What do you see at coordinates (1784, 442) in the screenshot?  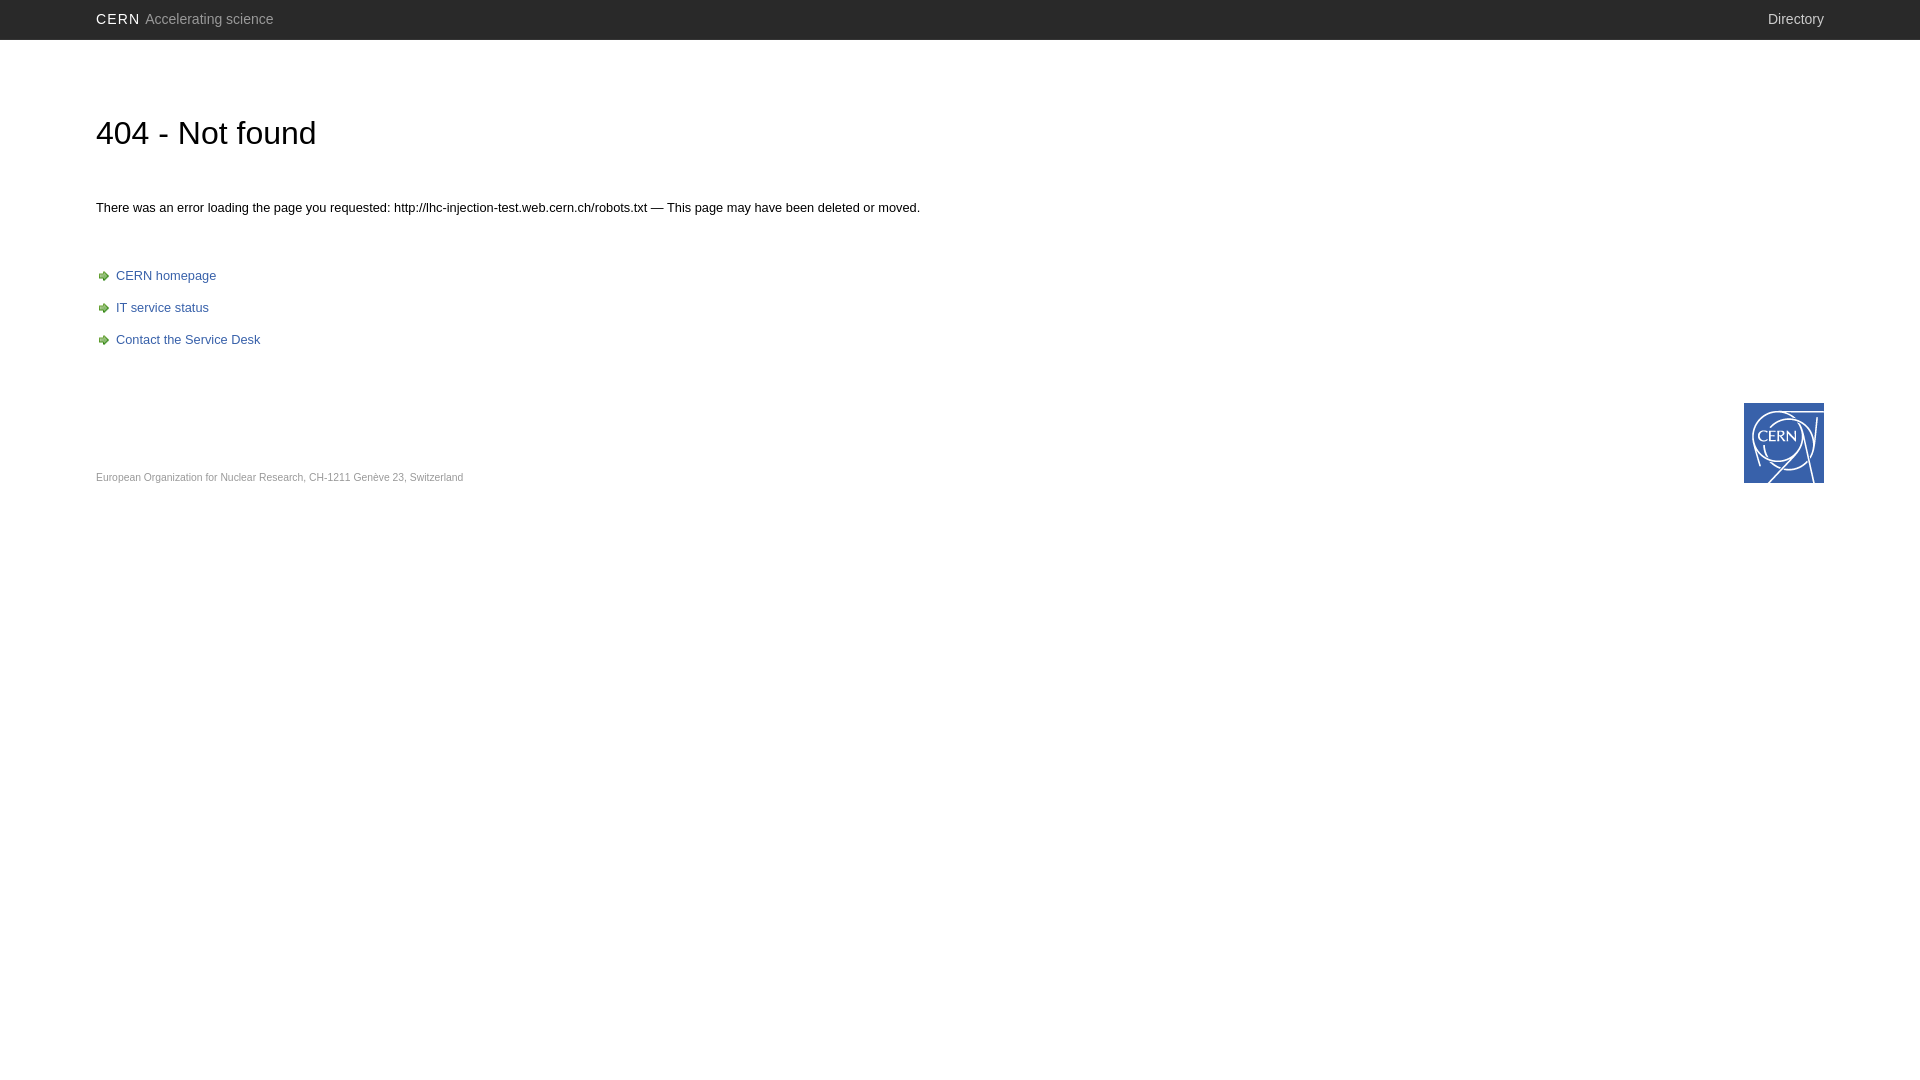 I see `'home.cern'` at bounding box center [1784, 442].